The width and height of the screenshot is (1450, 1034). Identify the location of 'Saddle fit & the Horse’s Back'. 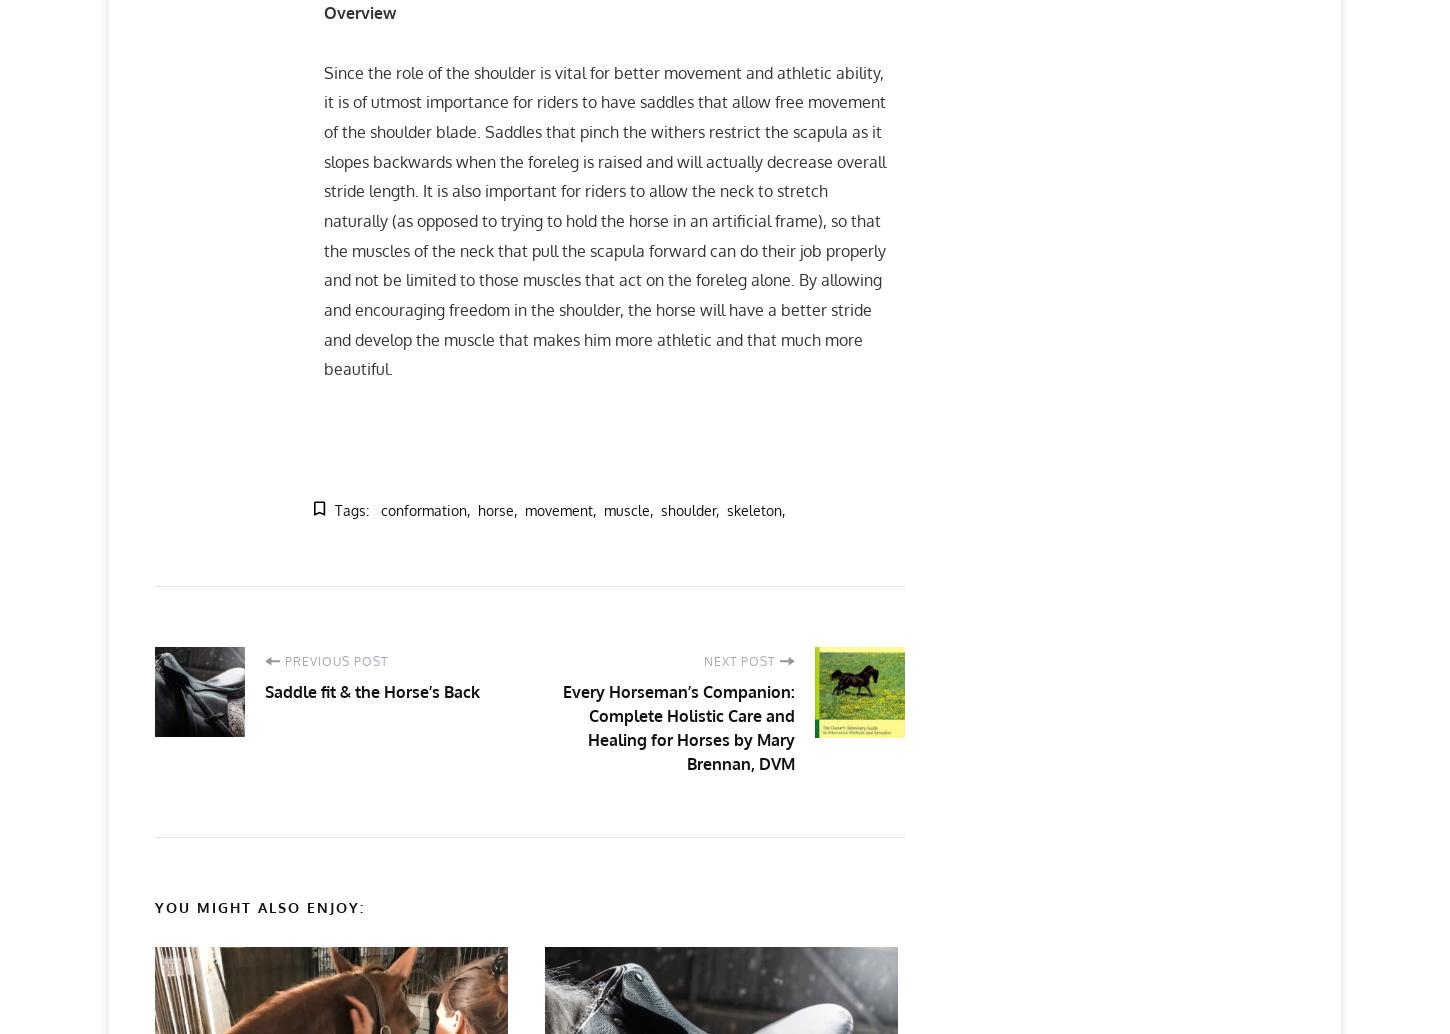
(371, 691).